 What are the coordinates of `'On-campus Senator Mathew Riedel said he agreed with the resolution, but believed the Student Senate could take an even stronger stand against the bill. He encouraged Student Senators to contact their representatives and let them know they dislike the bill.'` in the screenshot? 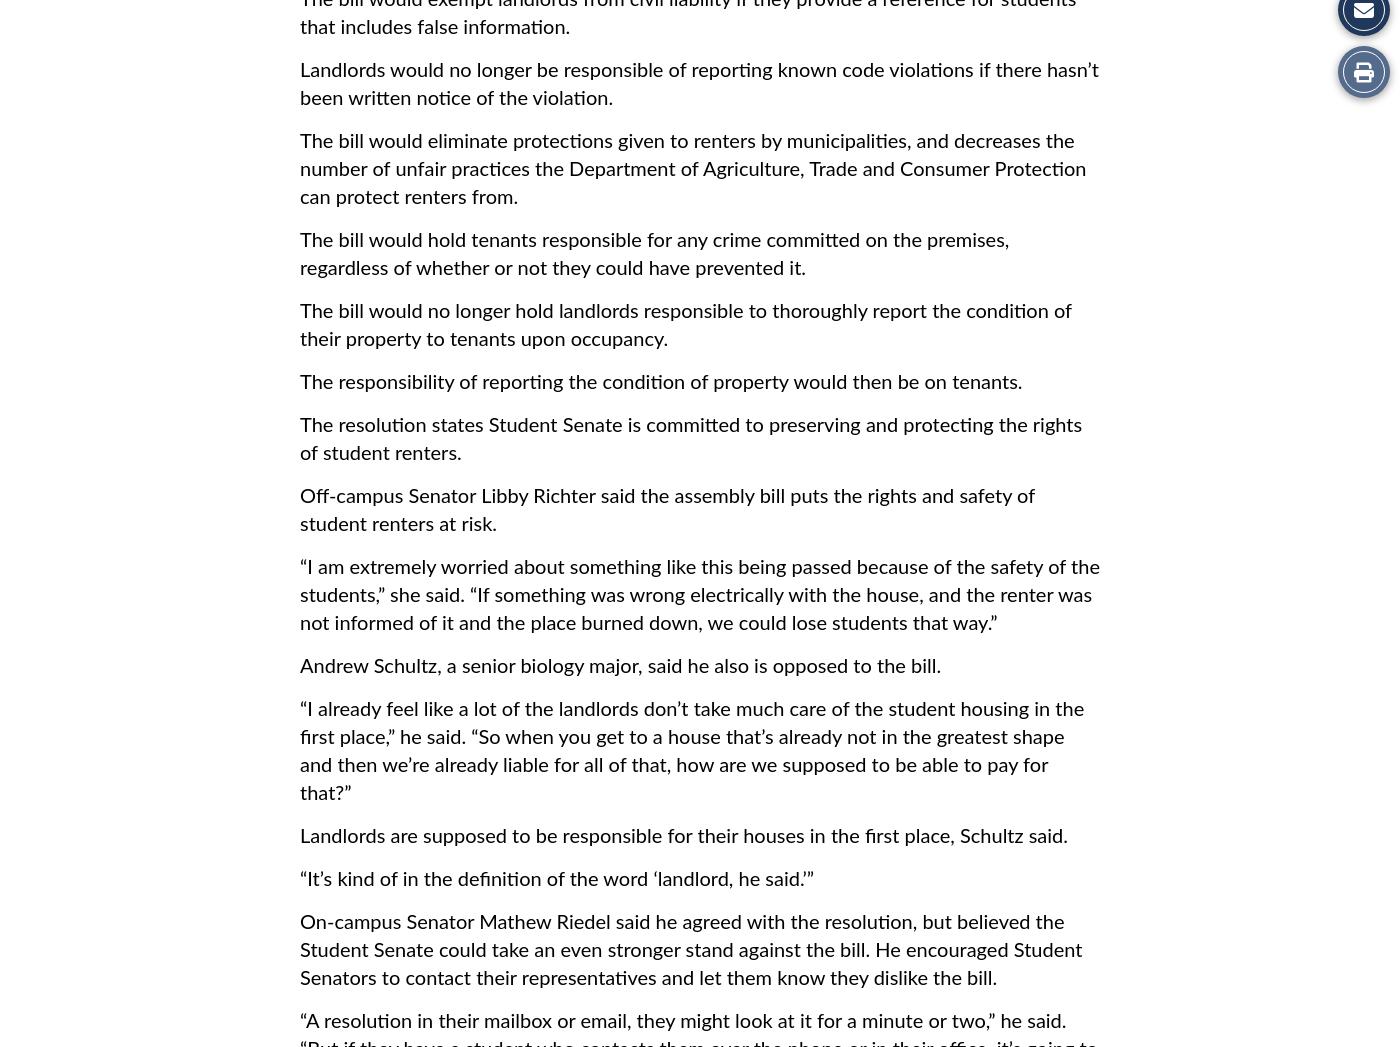 It's located at (300, 950).